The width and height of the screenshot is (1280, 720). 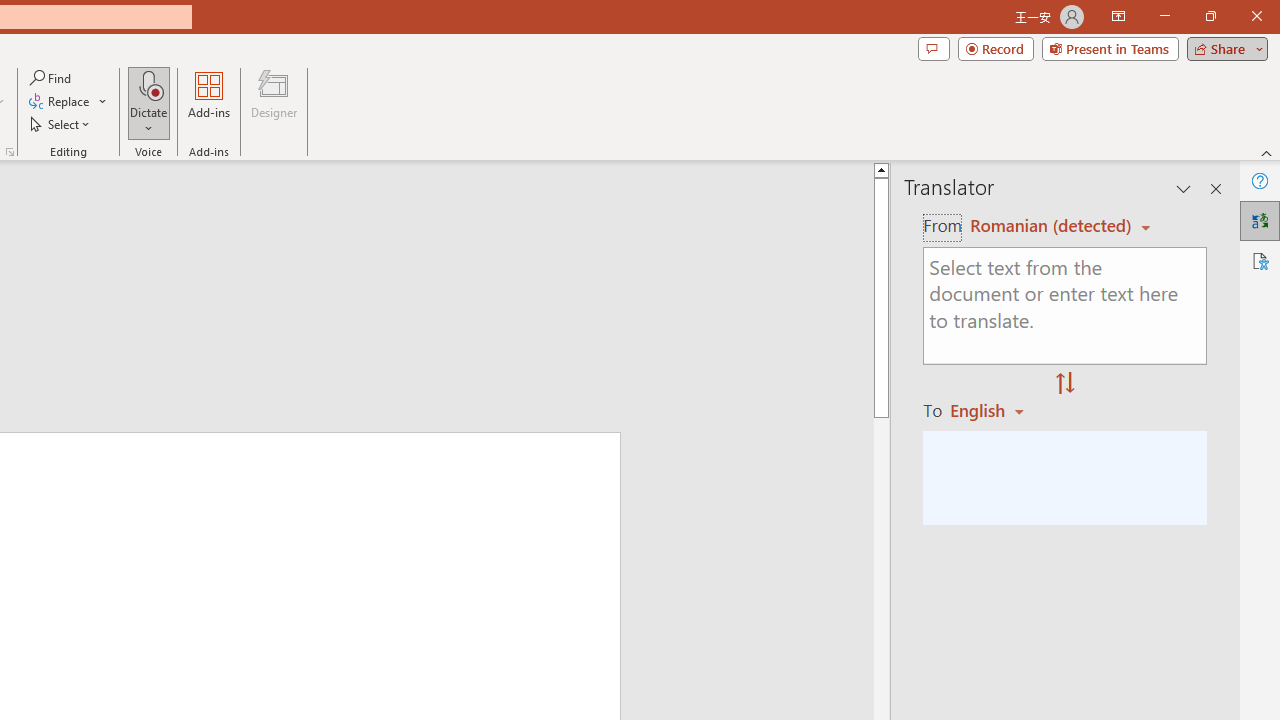 What do you see at coordinates (1046, 225) in the screenshot?
I see `'Romanian (detected)'` at bounding box center [1046, 225].